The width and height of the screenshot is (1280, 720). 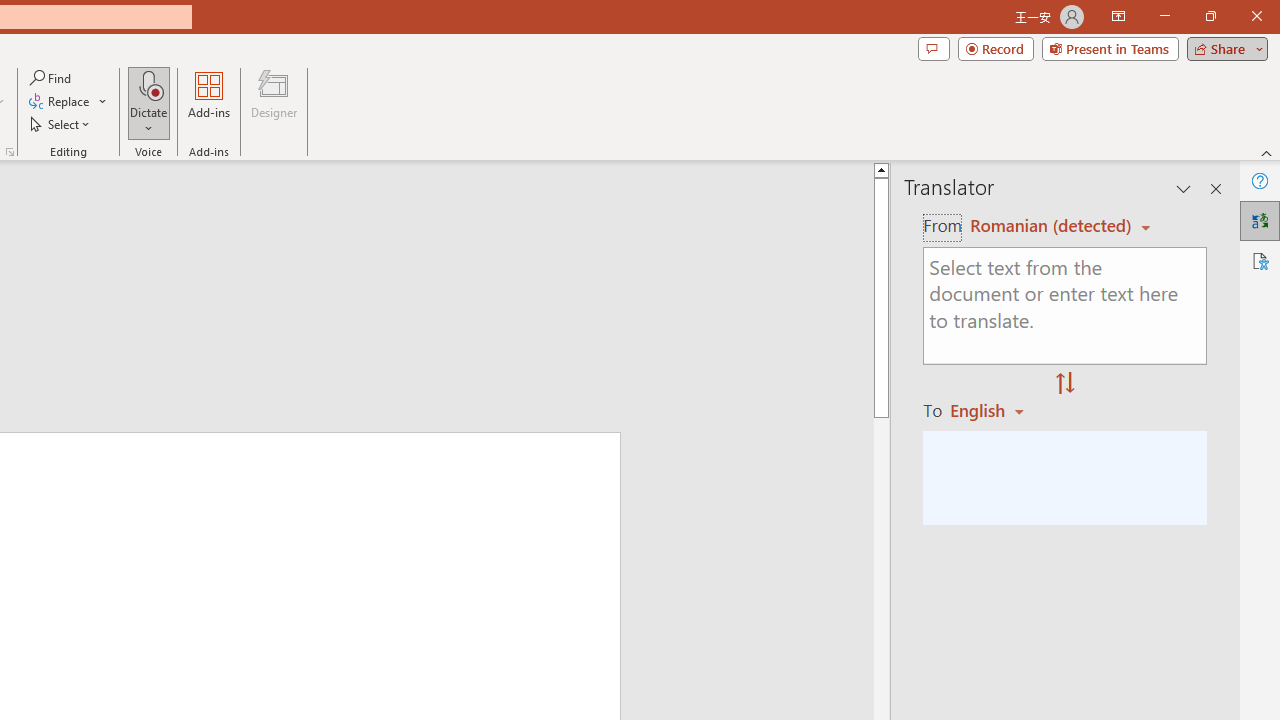 What do you see at coordinates (1046, 225) in the screenshot?
I see `'Romanian (detected)'` at bounding box center [1046, 225].